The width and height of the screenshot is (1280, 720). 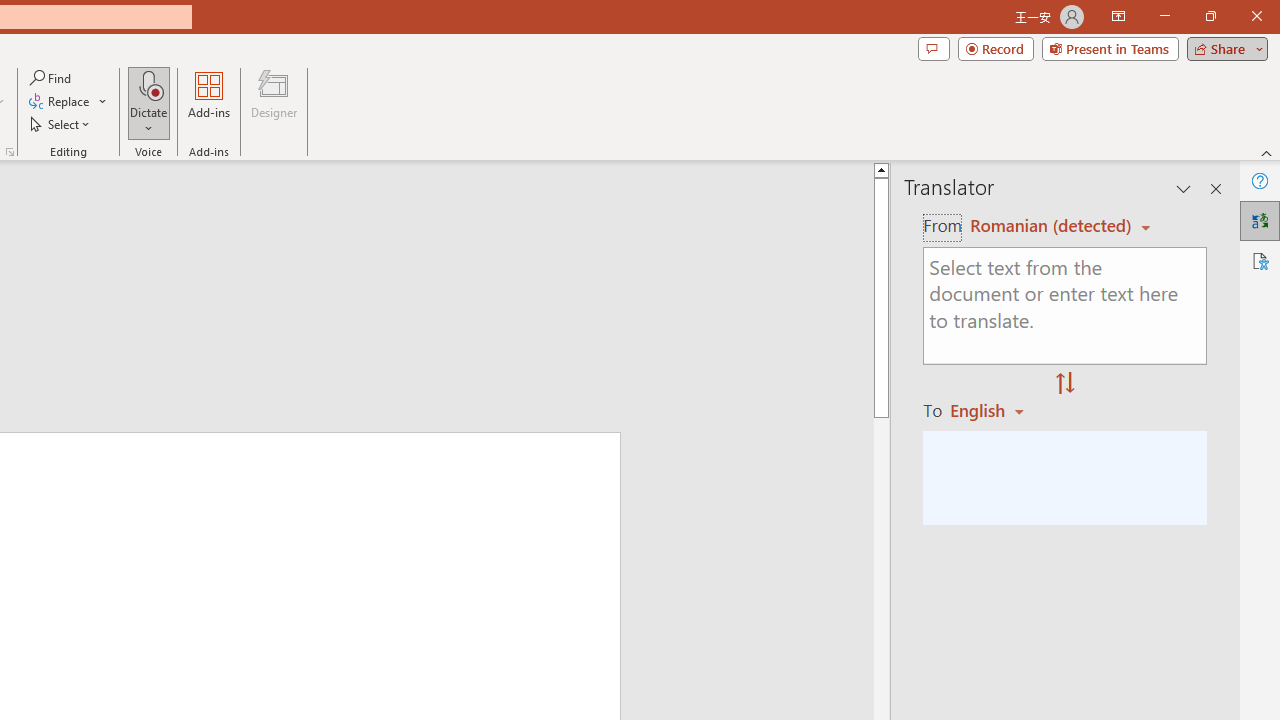 What do you see at coordinates (1046, 225) in the screenshot?
I see `'Romanian (detected)'` at bounding box center [1046, 225].